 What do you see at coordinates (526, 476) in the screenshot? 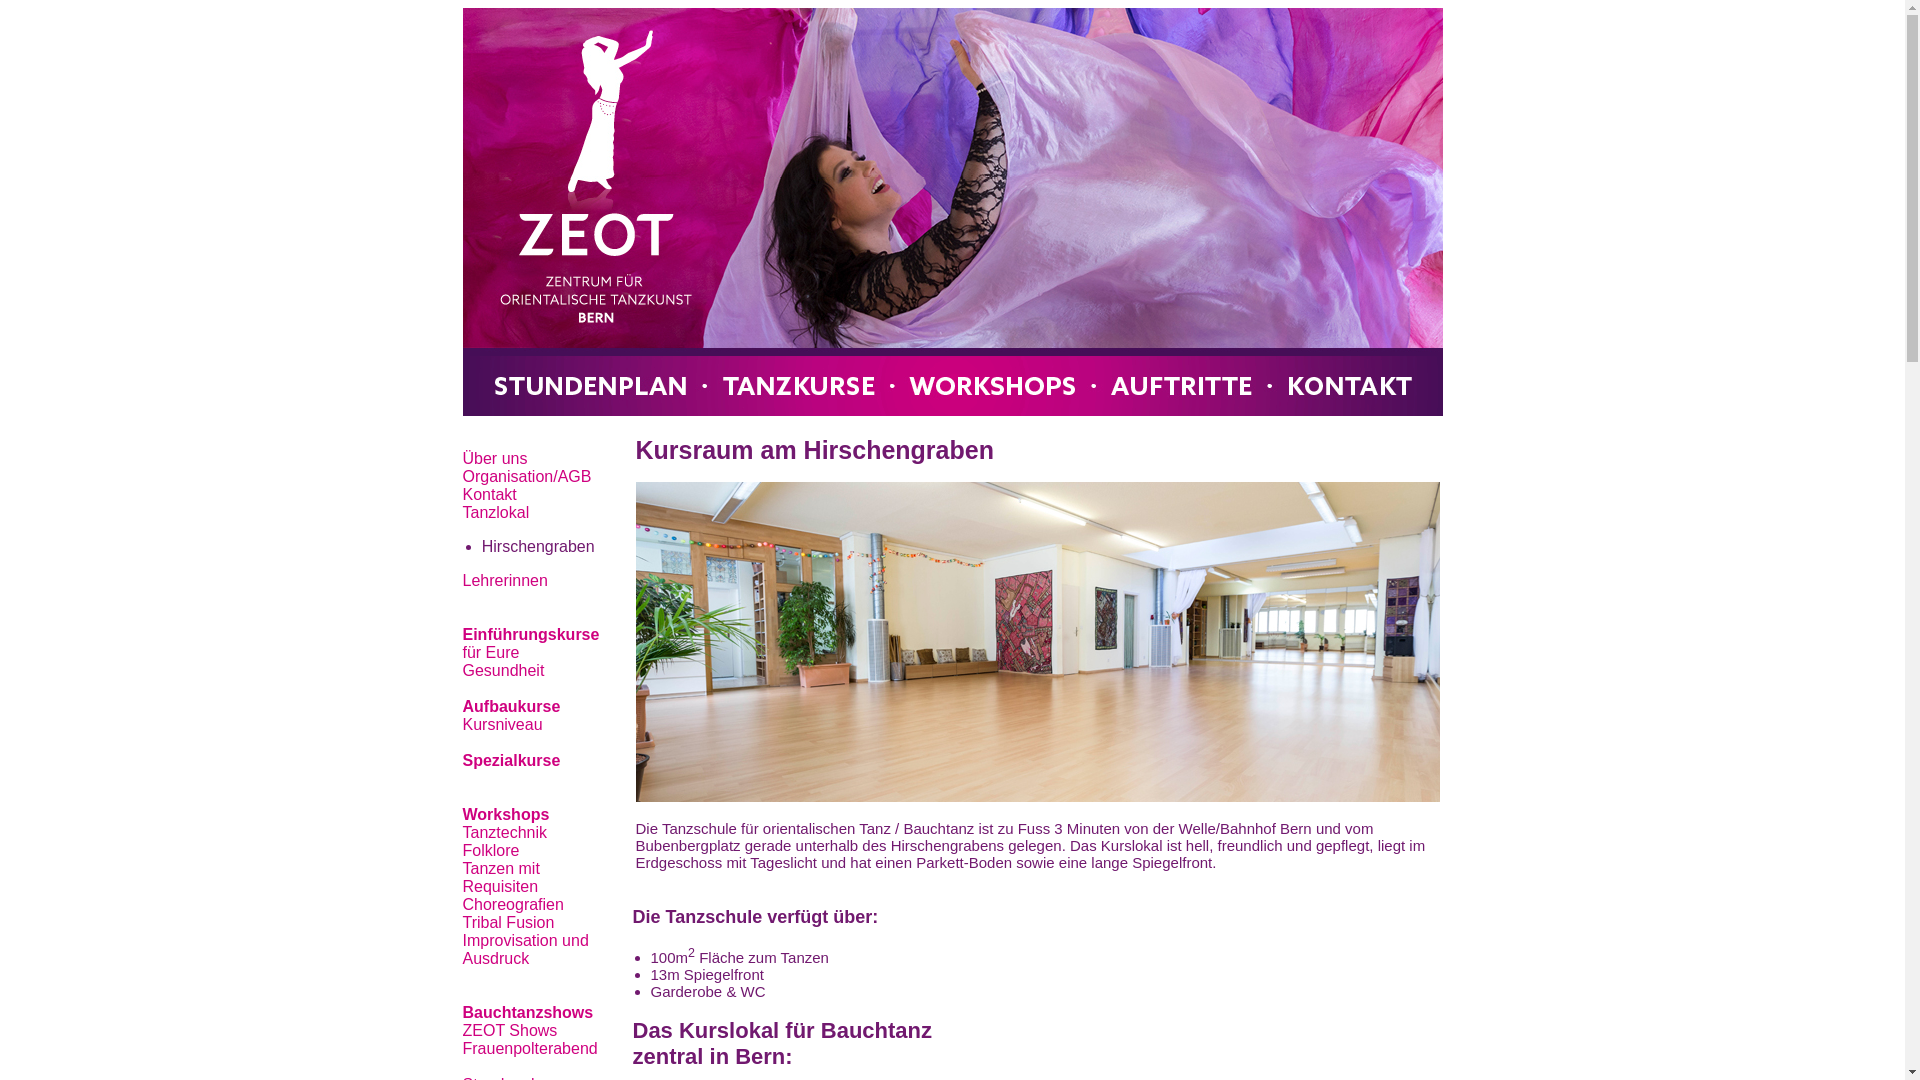
I see `'Organisation/AGB'` at bounding box center [526, 476].